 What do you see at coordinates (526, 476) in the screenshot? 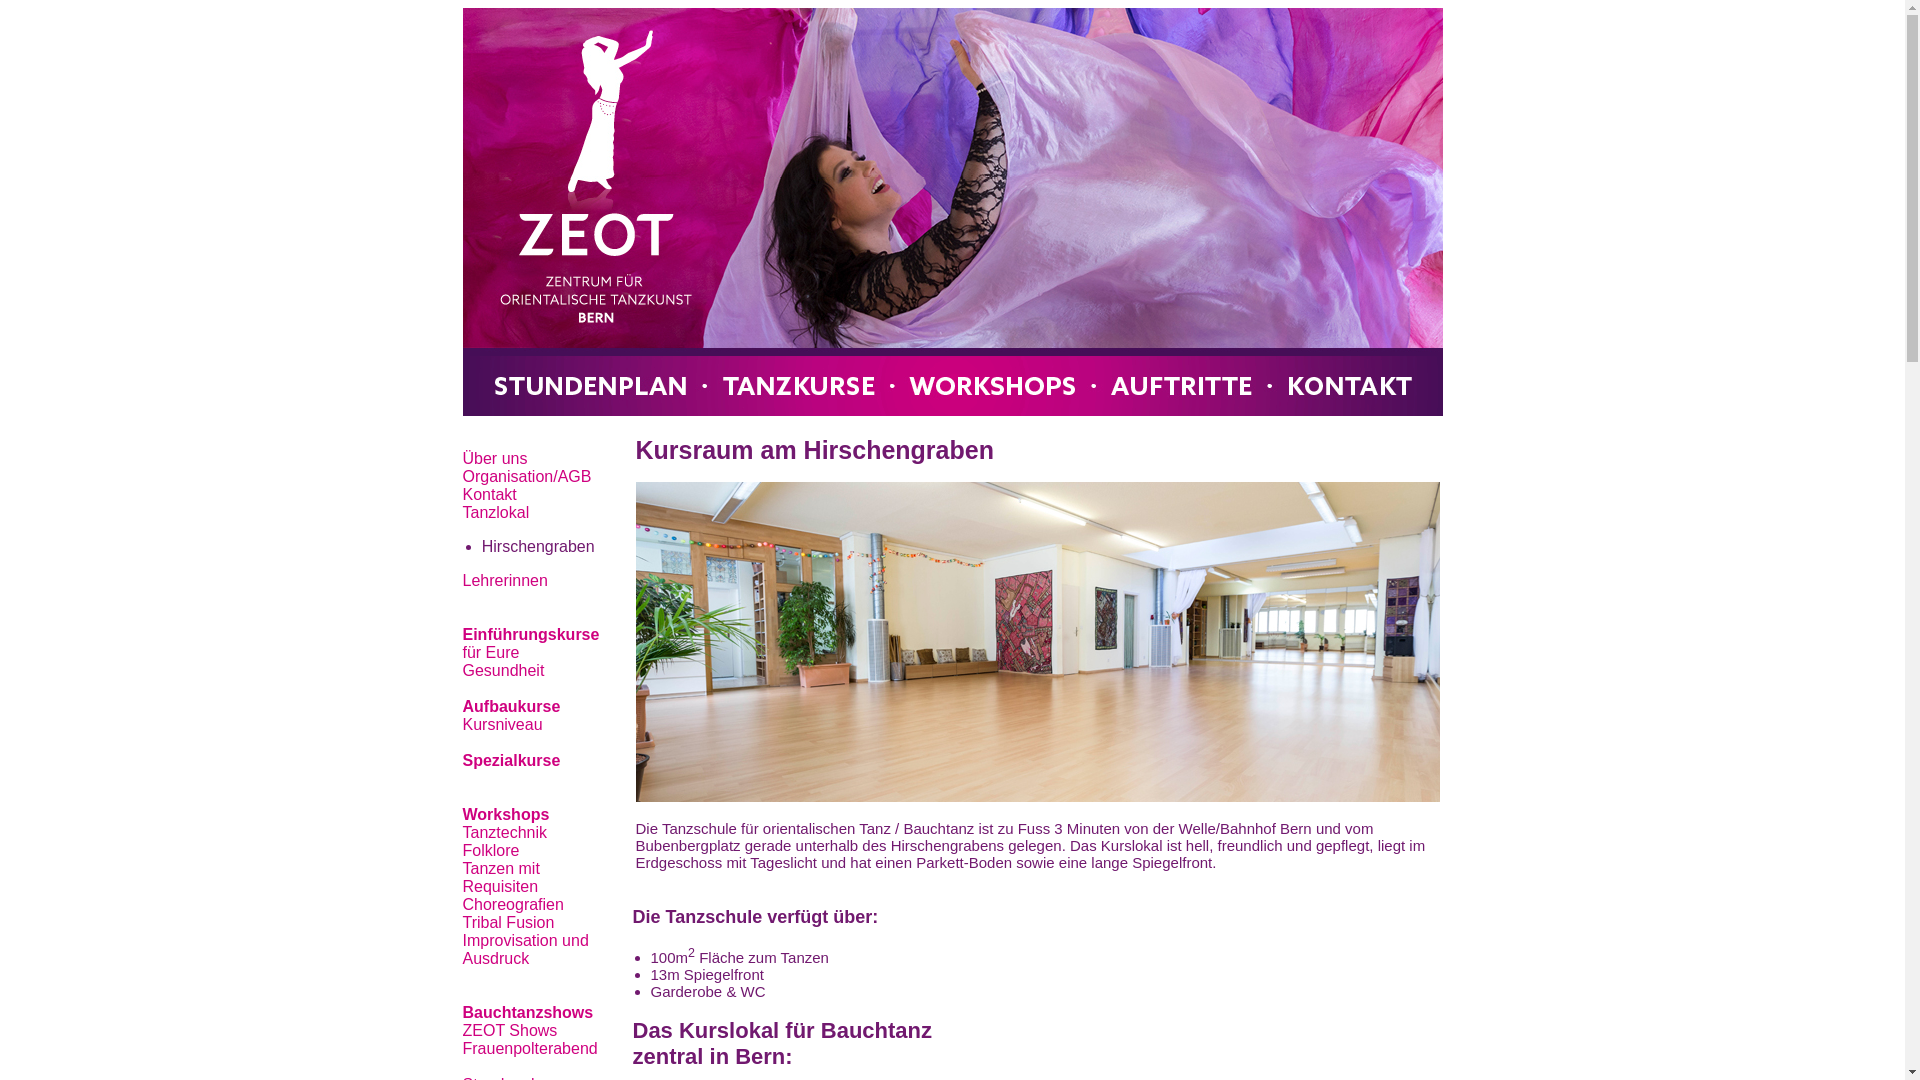
I see `'Organisation/AGB'` at bounding box center [526, 476].